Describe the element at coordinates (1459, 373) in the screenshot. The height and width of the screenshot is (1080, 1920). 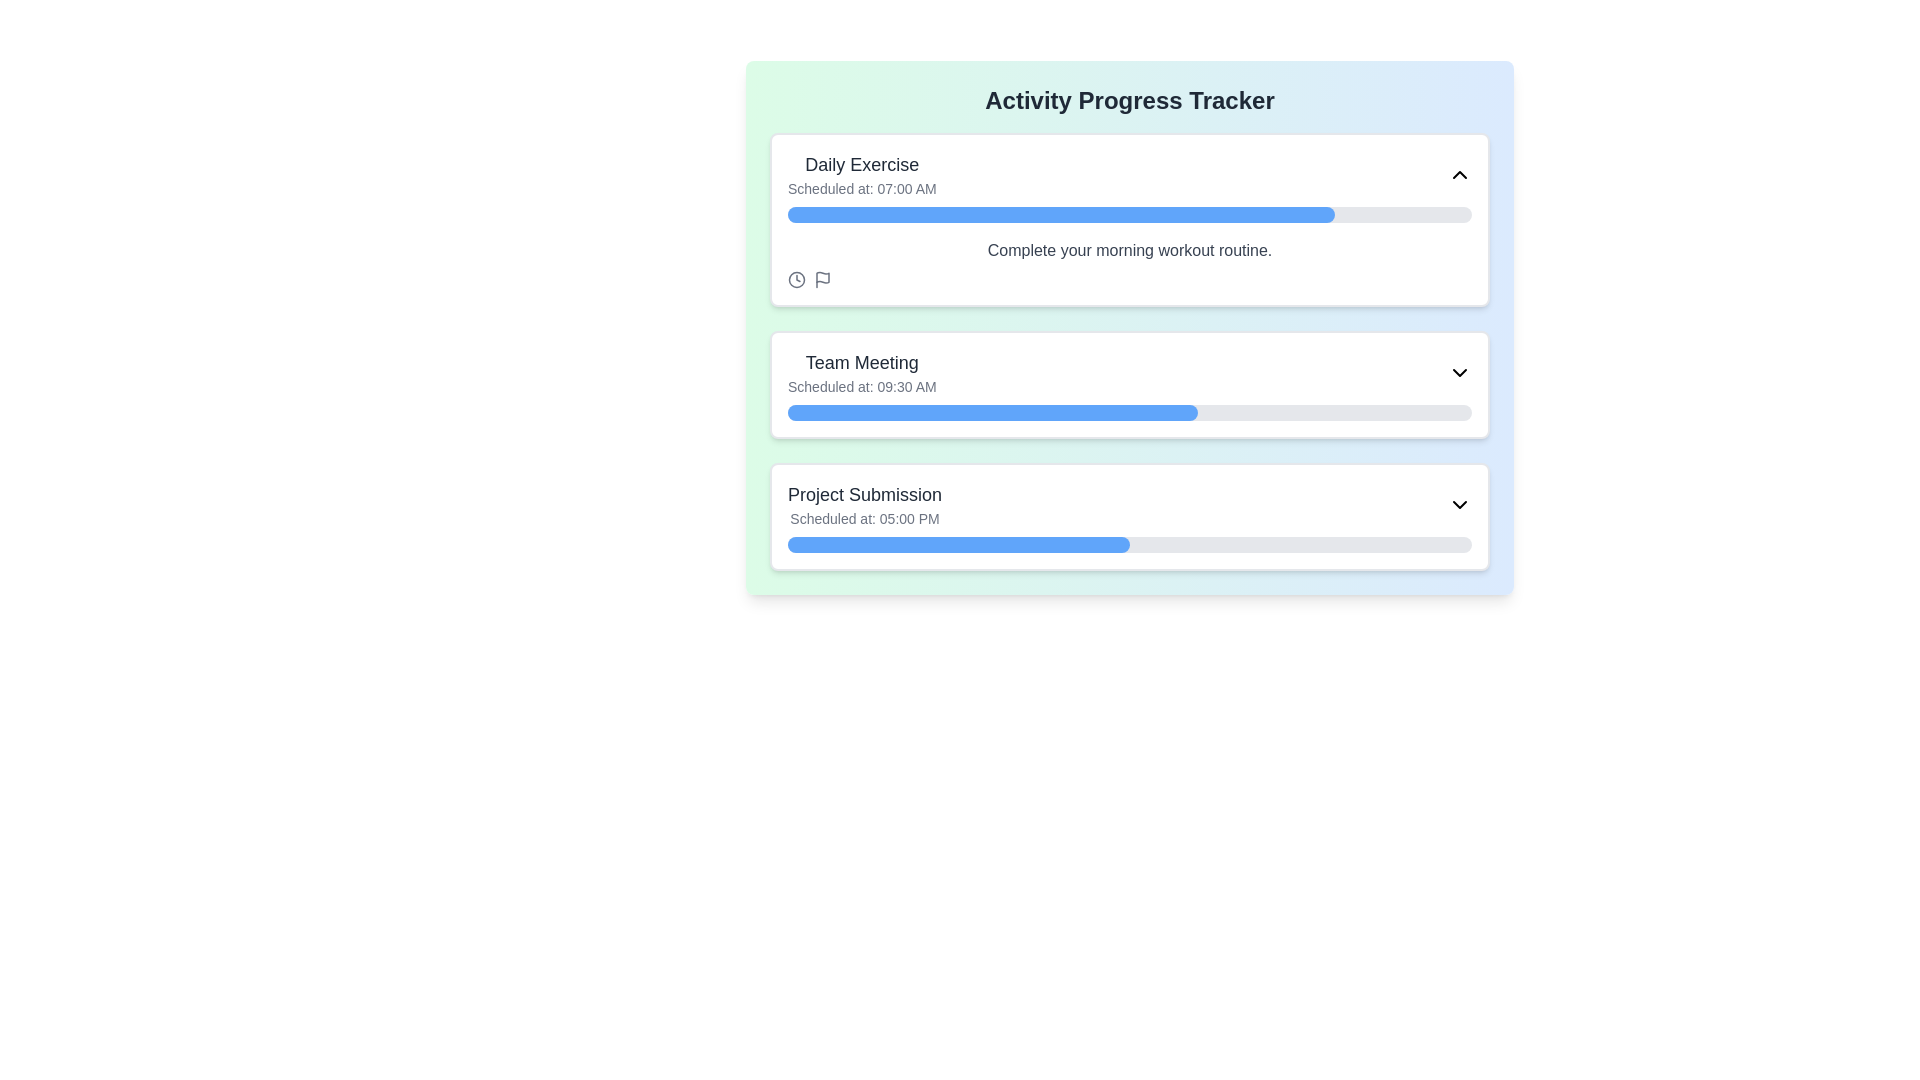
I see `the icon that expands or collapses additional details in the 'Team Meeting' section, located on the right side of the section header` at that location.